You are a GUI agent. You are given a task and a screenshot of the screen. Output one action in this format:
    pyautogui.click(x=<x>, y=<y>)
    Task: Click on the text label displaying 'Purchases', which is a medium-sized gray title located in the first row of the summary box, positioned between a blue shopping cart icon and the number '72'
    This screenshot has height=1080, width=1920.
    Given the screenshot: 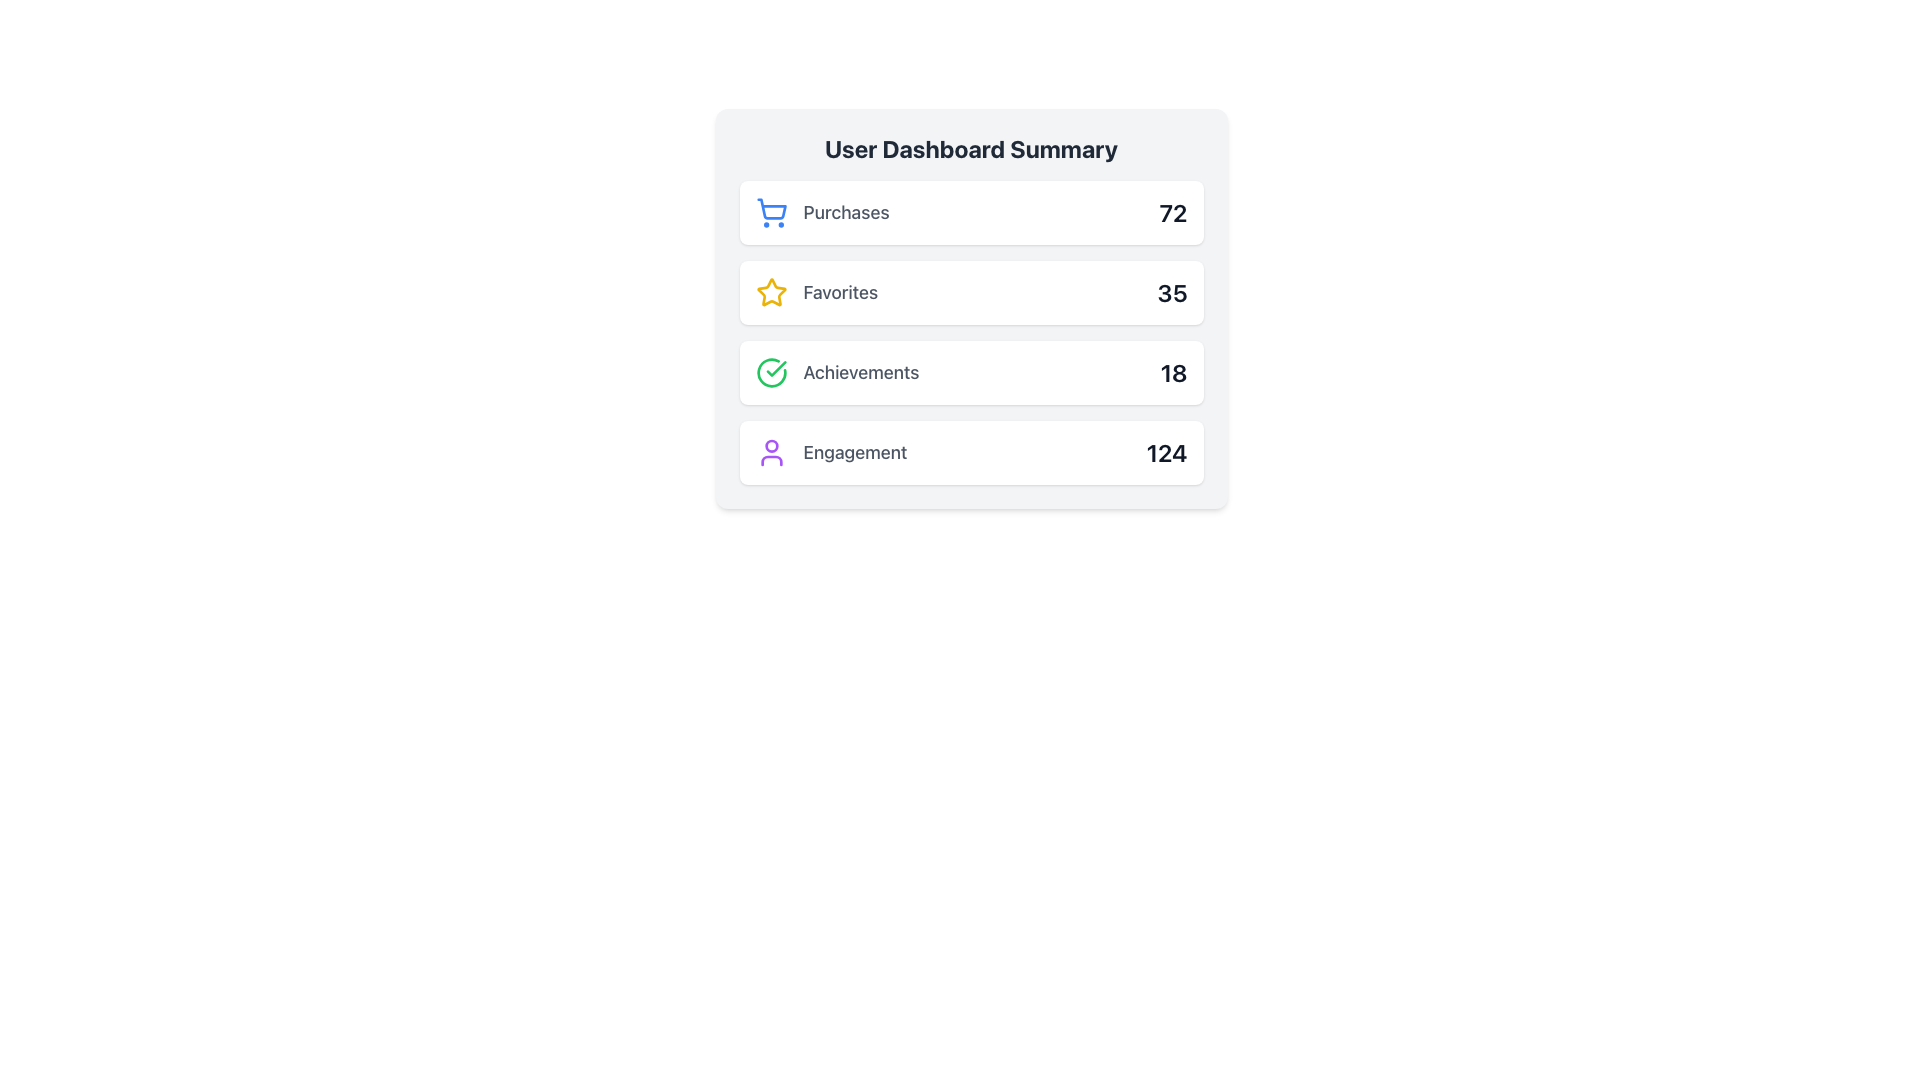 What is the action you would take?
    pyautogui.click(x=846, y=212)
    